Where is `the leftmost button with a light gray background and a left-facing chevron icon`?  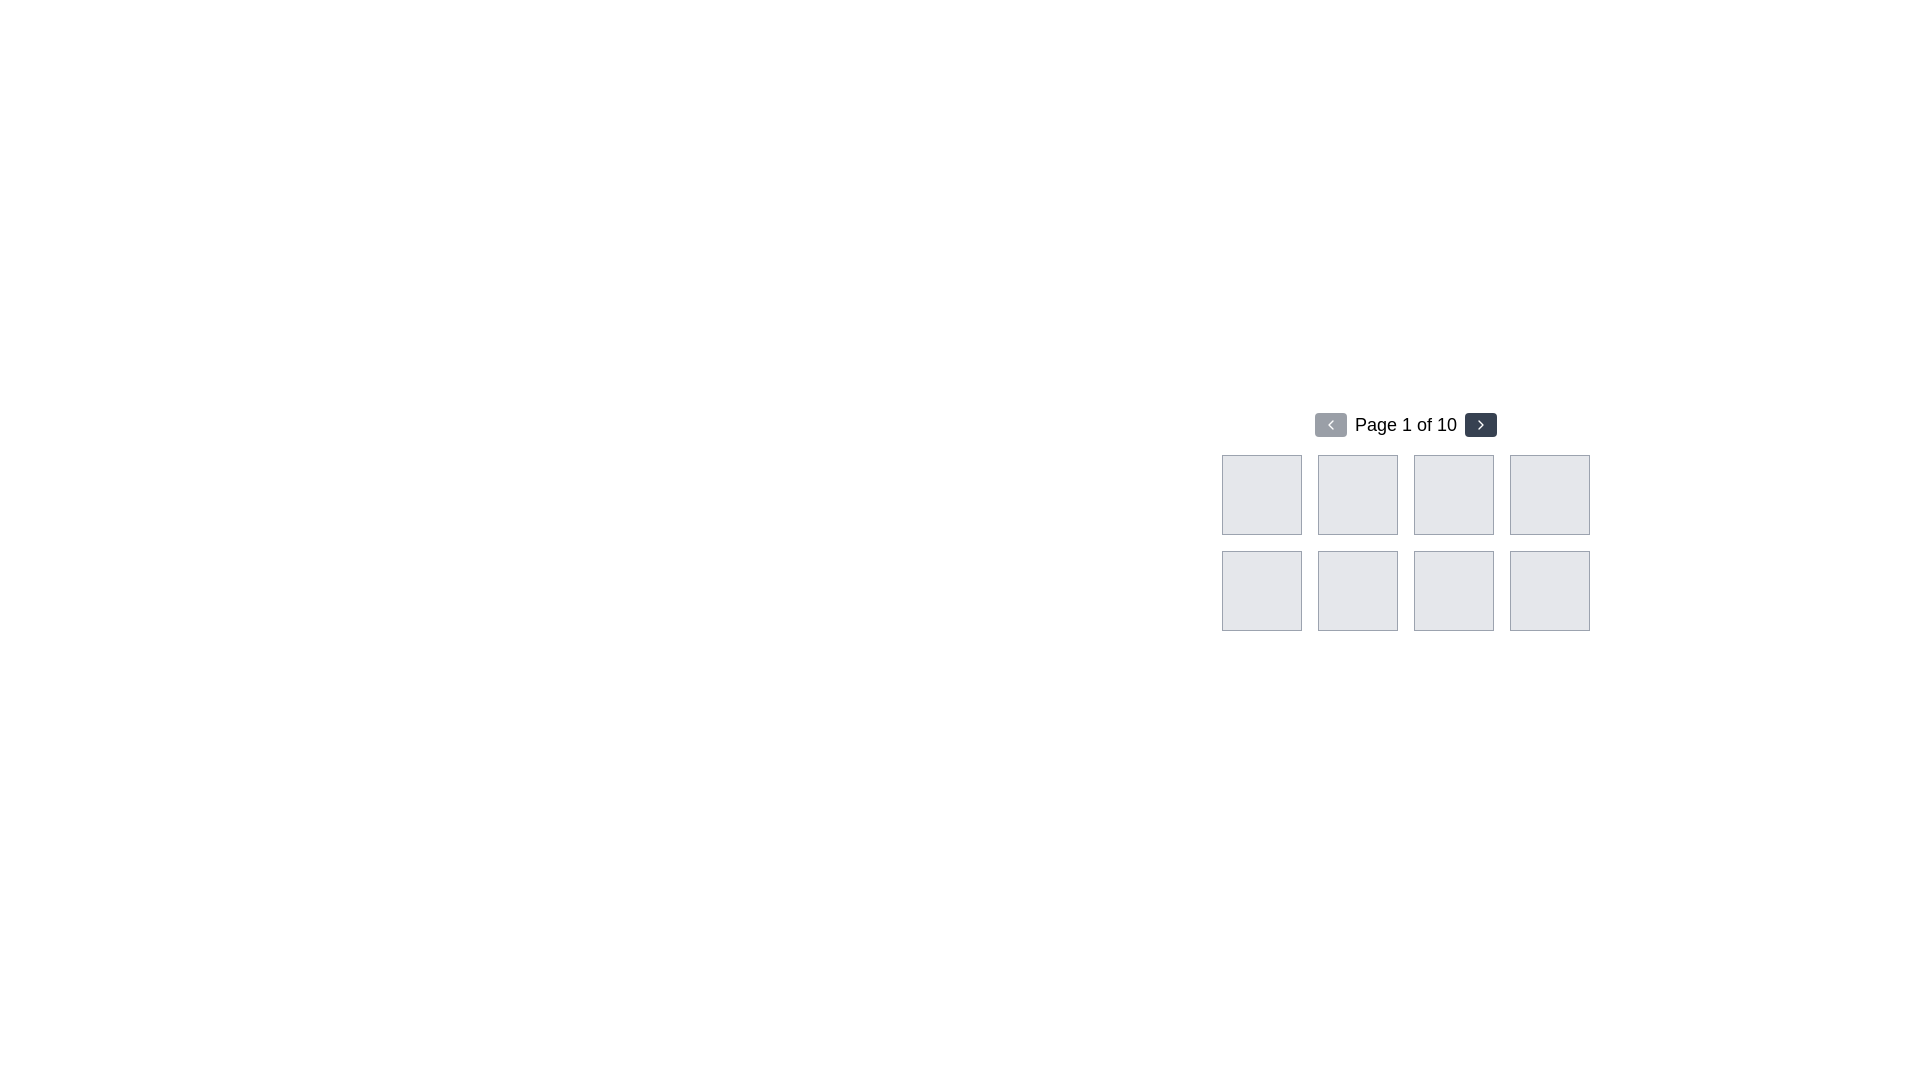 the leftmost button with a light gray background and a left-facing chevron icon is located at coordinates (1330, 423).